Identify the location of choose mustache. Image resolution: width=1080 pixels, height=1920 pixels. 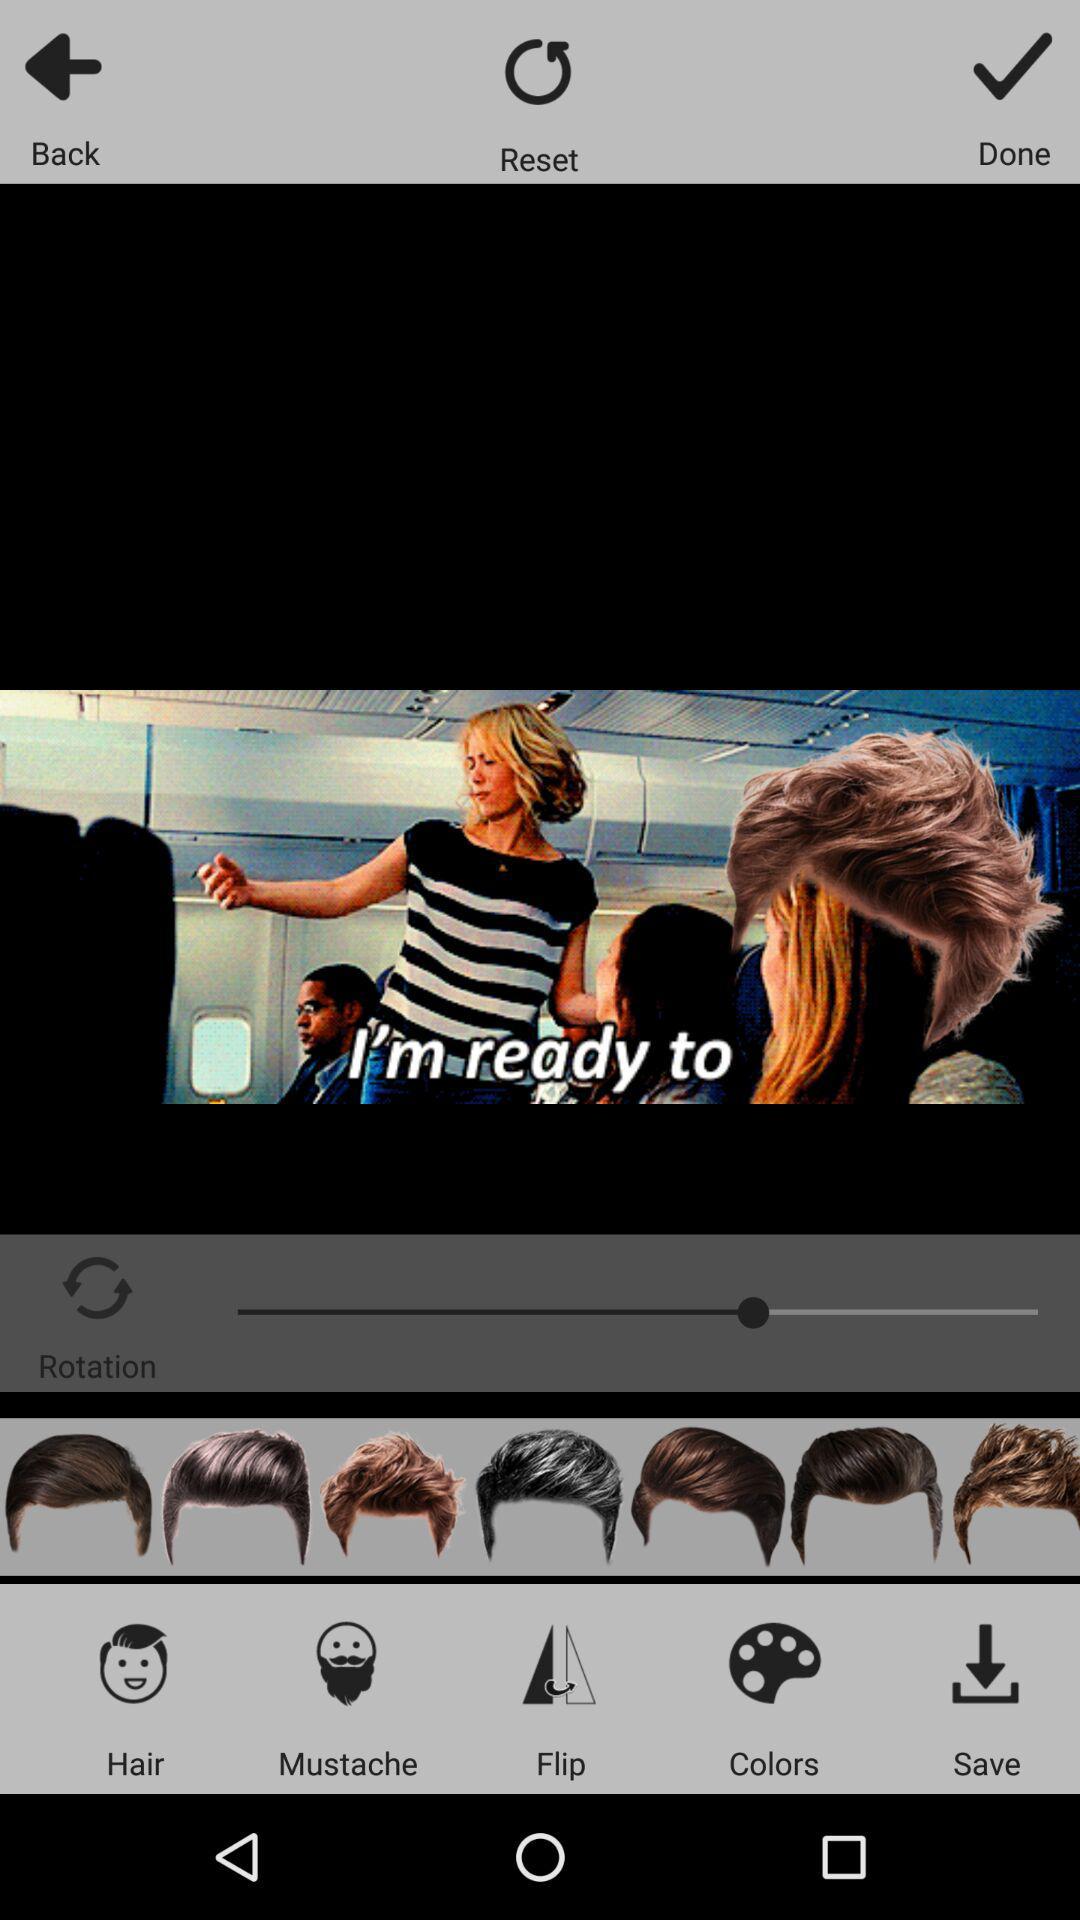
(346, 1662).